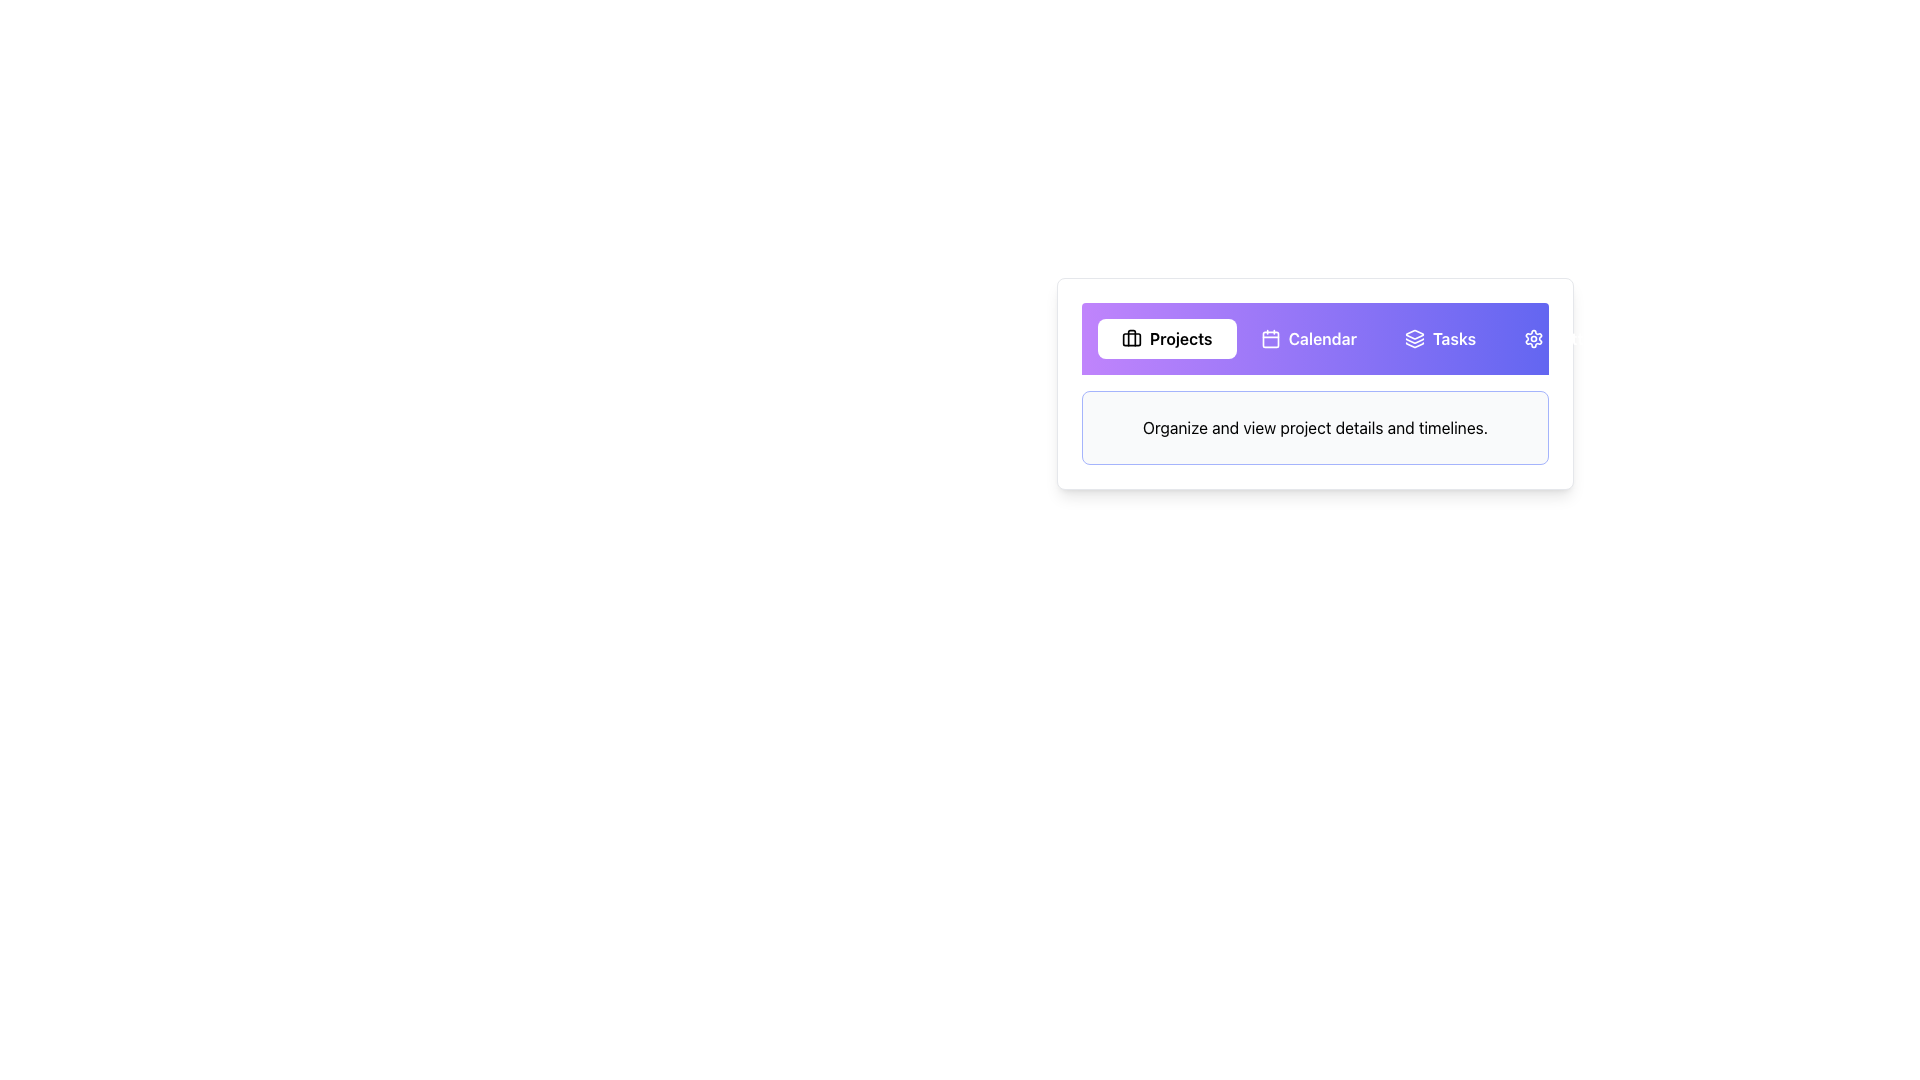 The image size is (1920, 1080). What do you see at coordinates (1533, 338) in the screenshot?
I see `the gear icon, which is located on the far right of the navigation bar` at bounding box center [1533, 338].